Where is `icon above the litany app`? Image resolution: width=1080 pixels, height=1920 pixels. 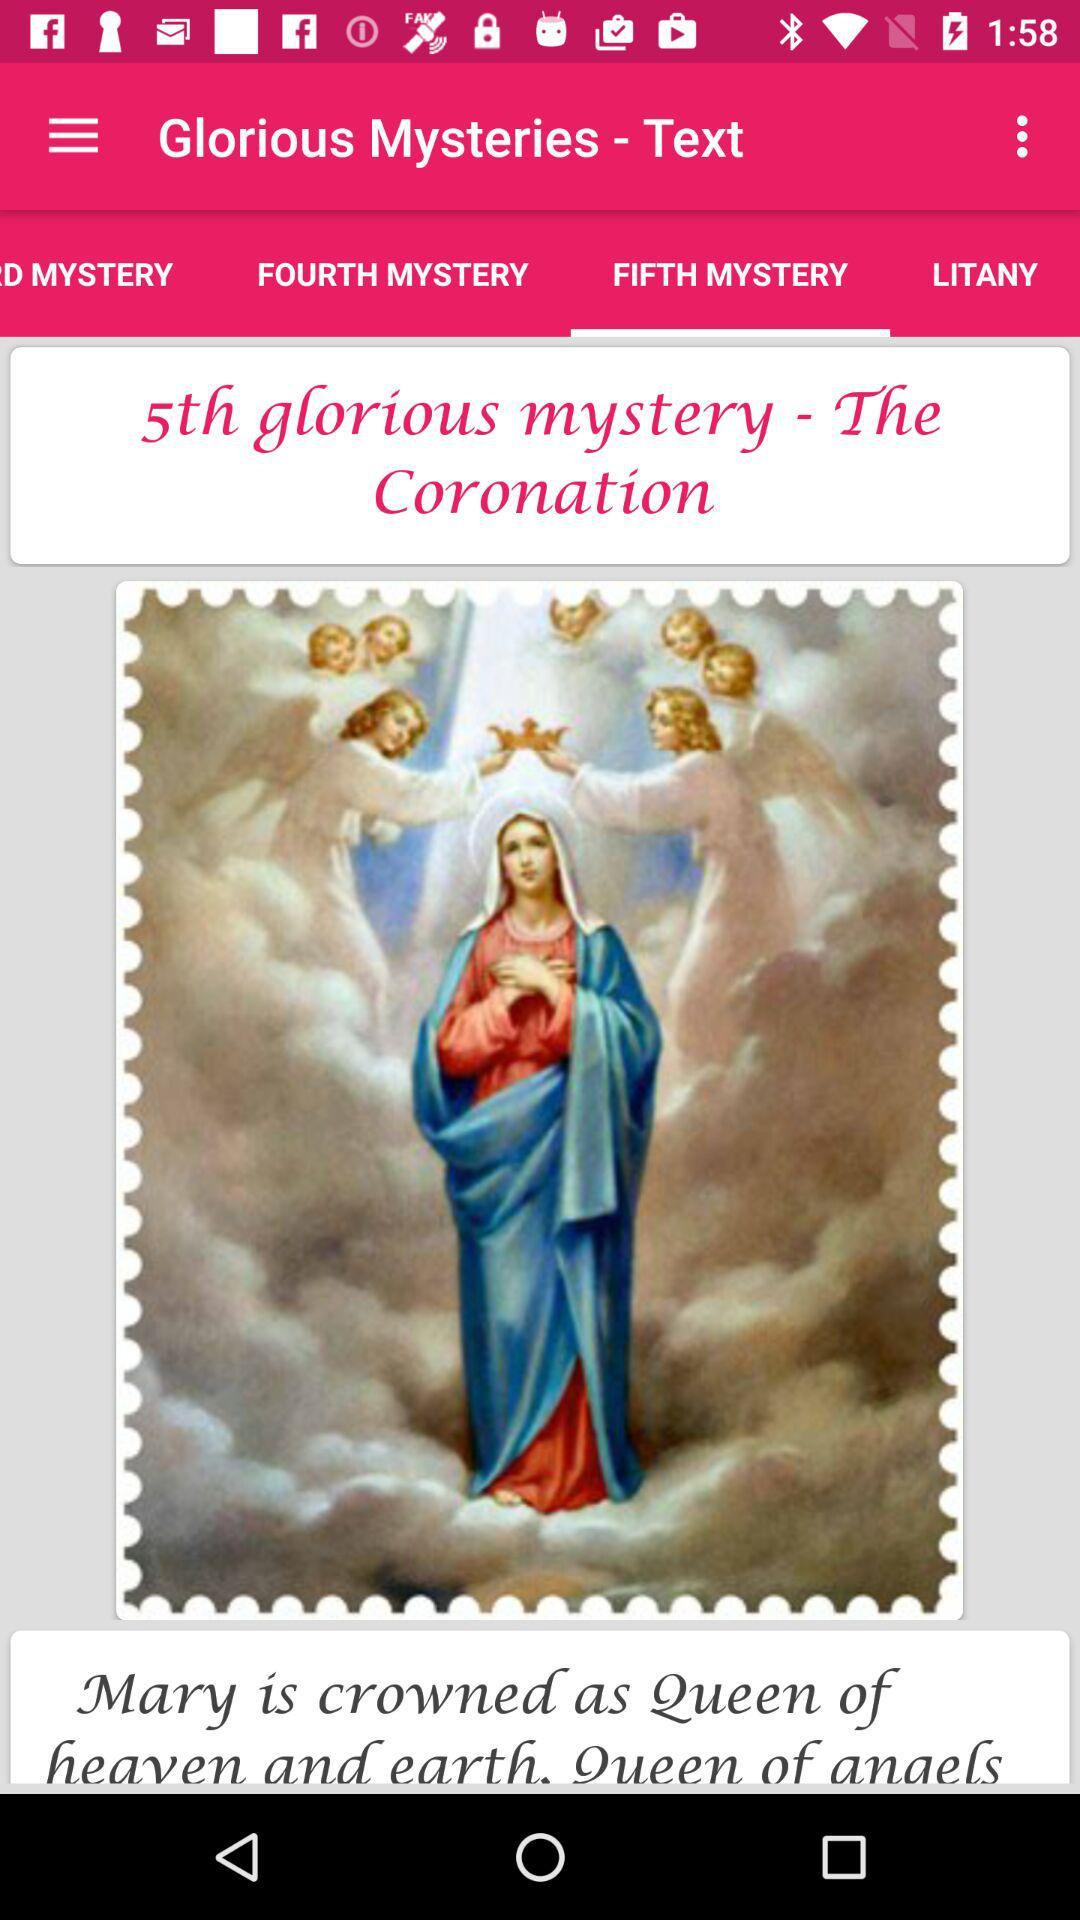 icon above the litany app is located at coordinates (1027, 135).